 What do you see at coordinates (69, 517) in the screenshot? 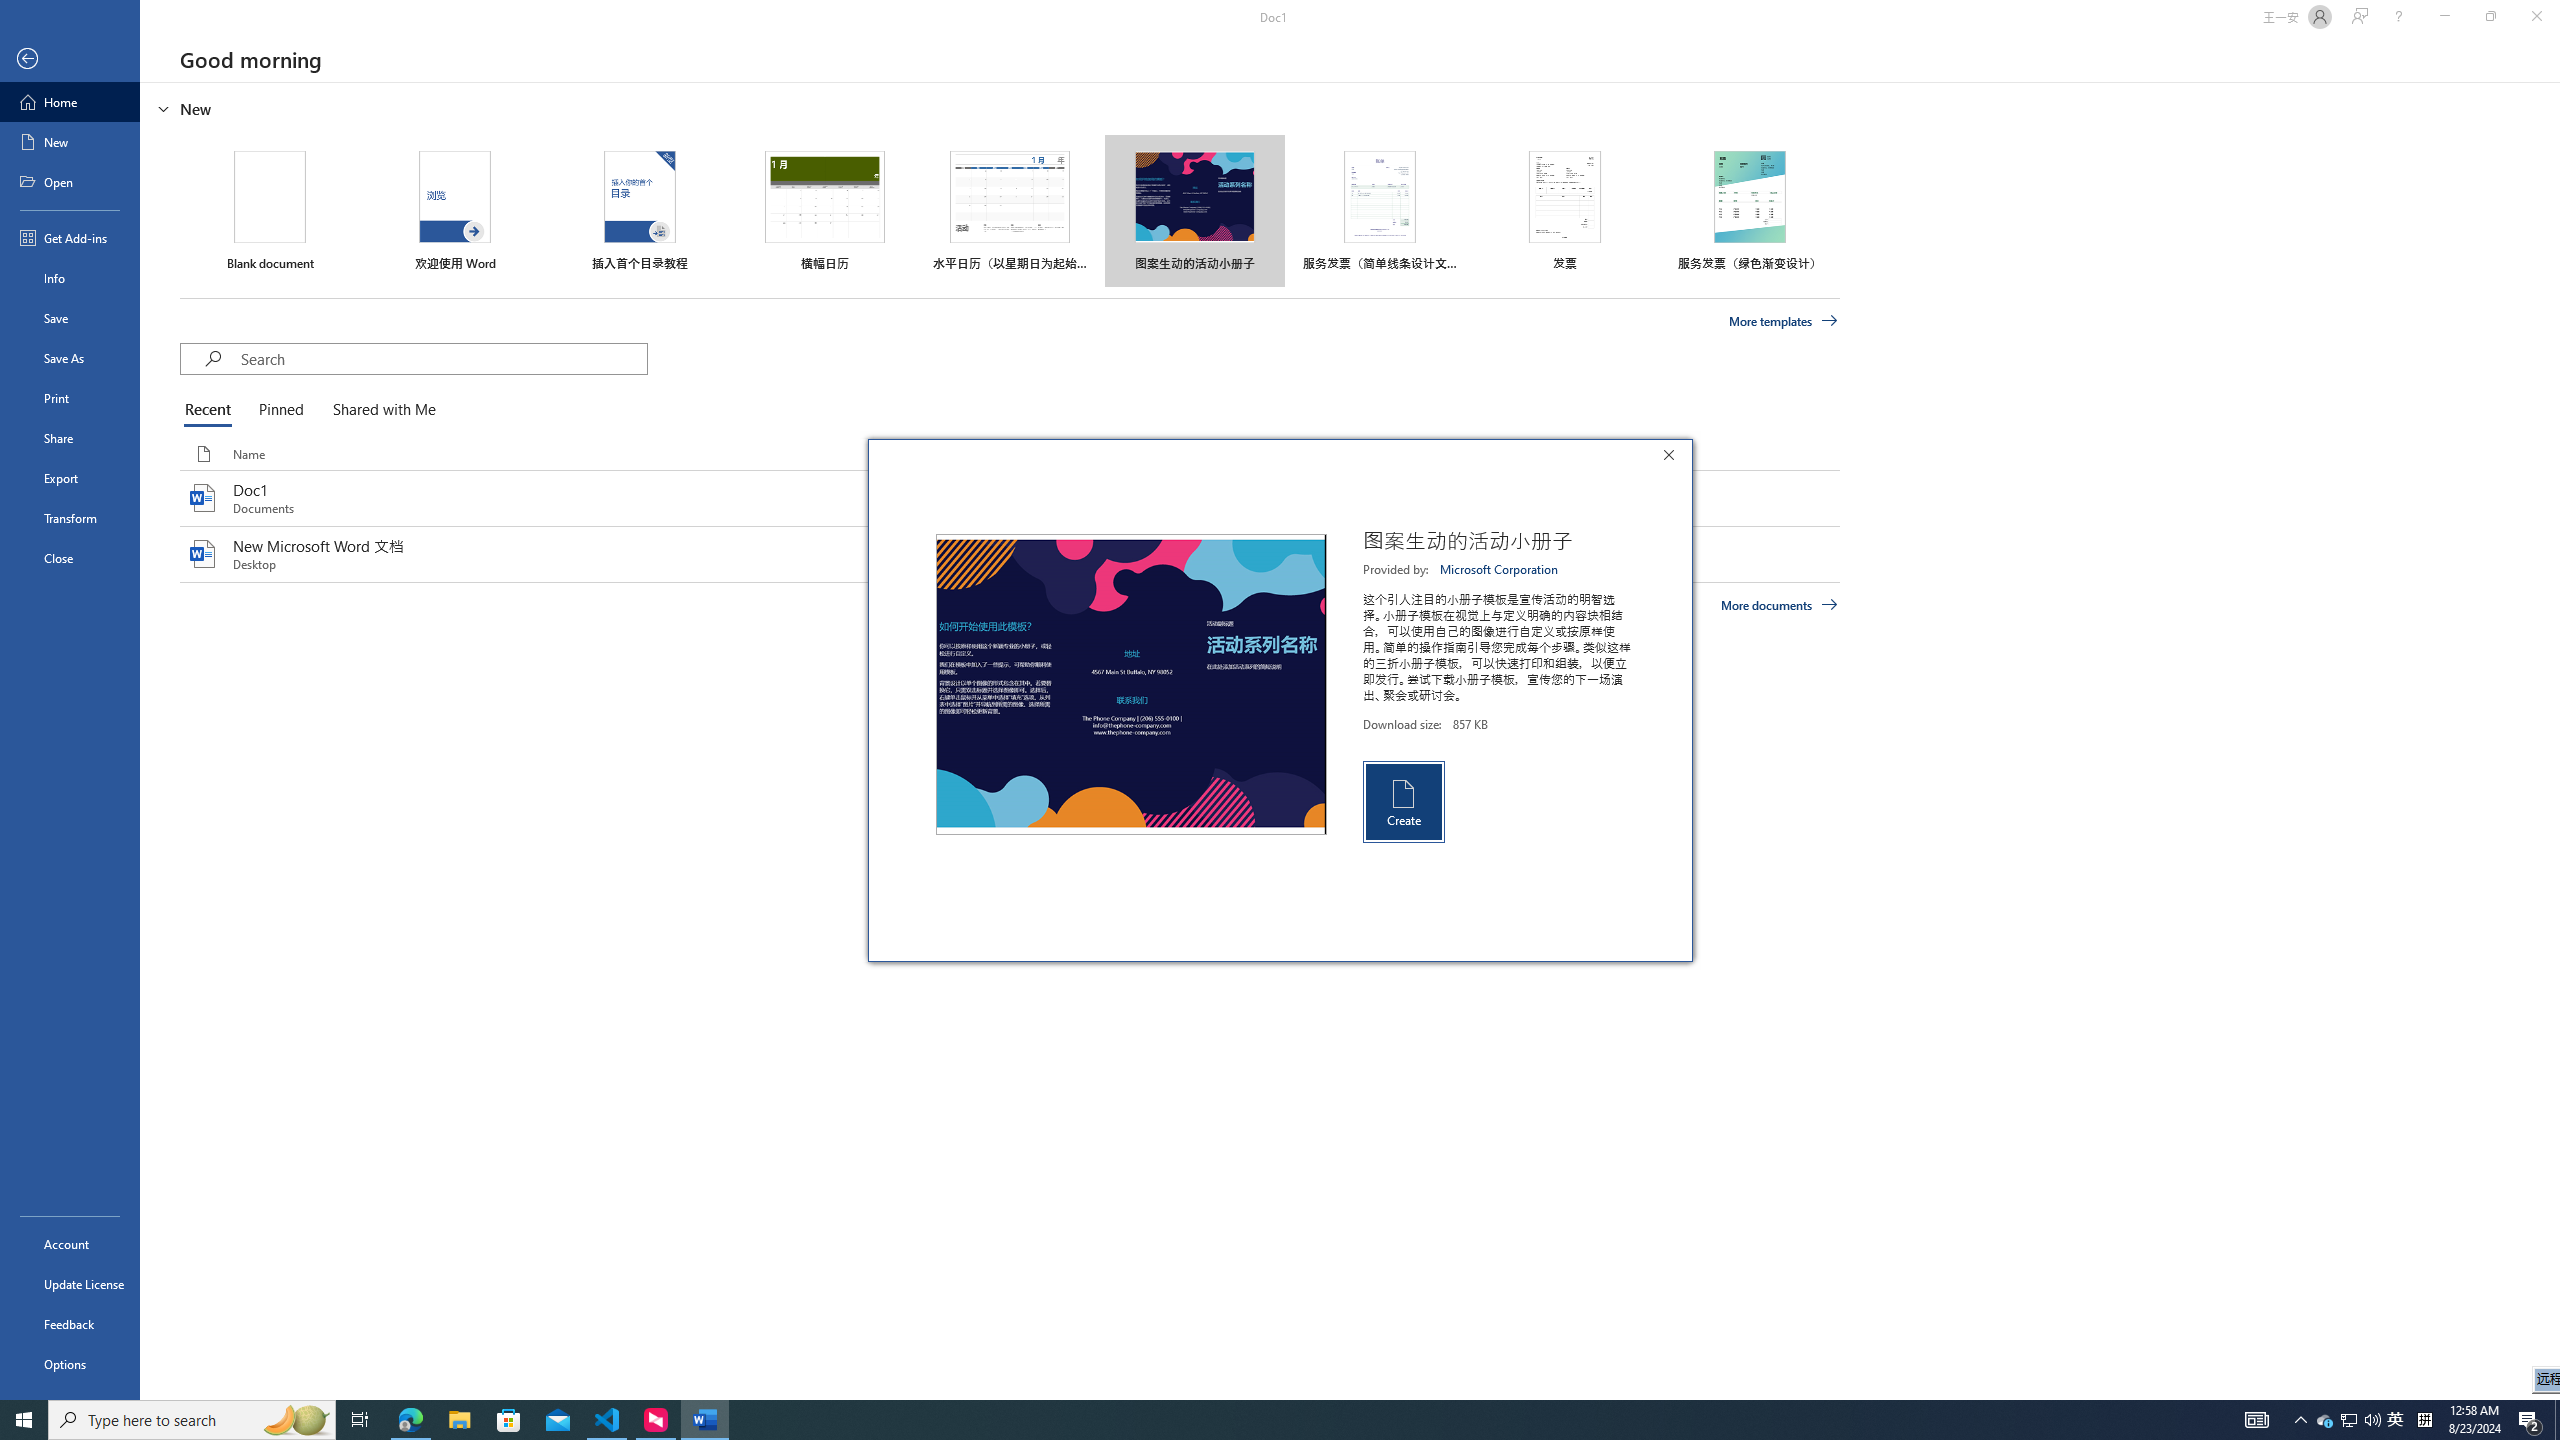
I see `'Transform'` at bounding box center [69, 517].